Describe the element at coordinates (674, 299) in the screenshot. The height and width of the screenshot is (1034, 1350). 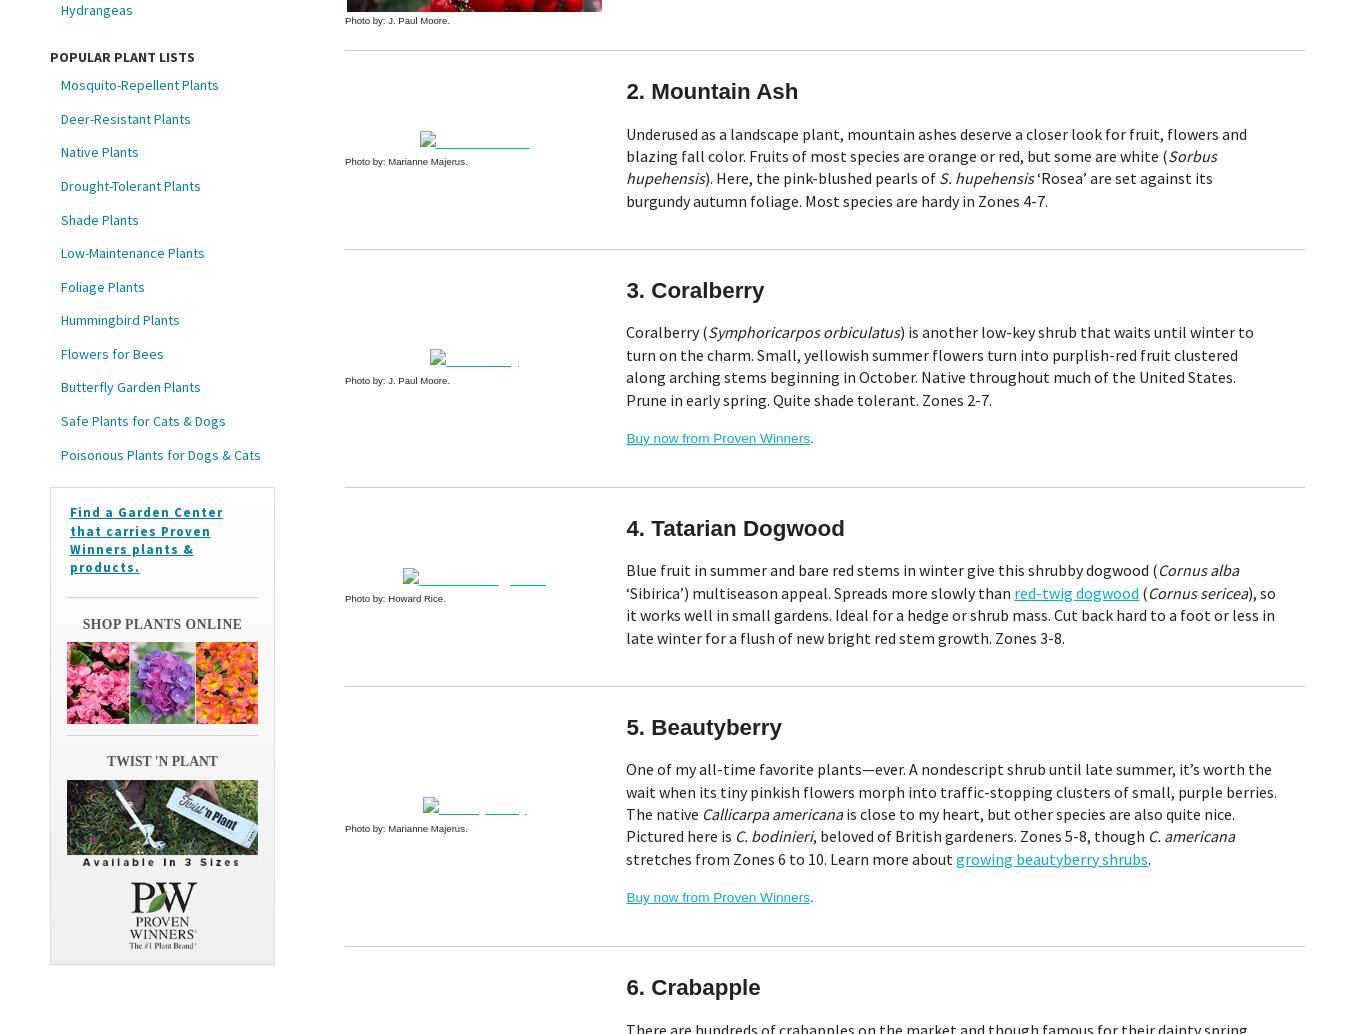
I see `'Get plant information, gardening solutions, design inspiration and more in our weekly newsletter.'` at that location.